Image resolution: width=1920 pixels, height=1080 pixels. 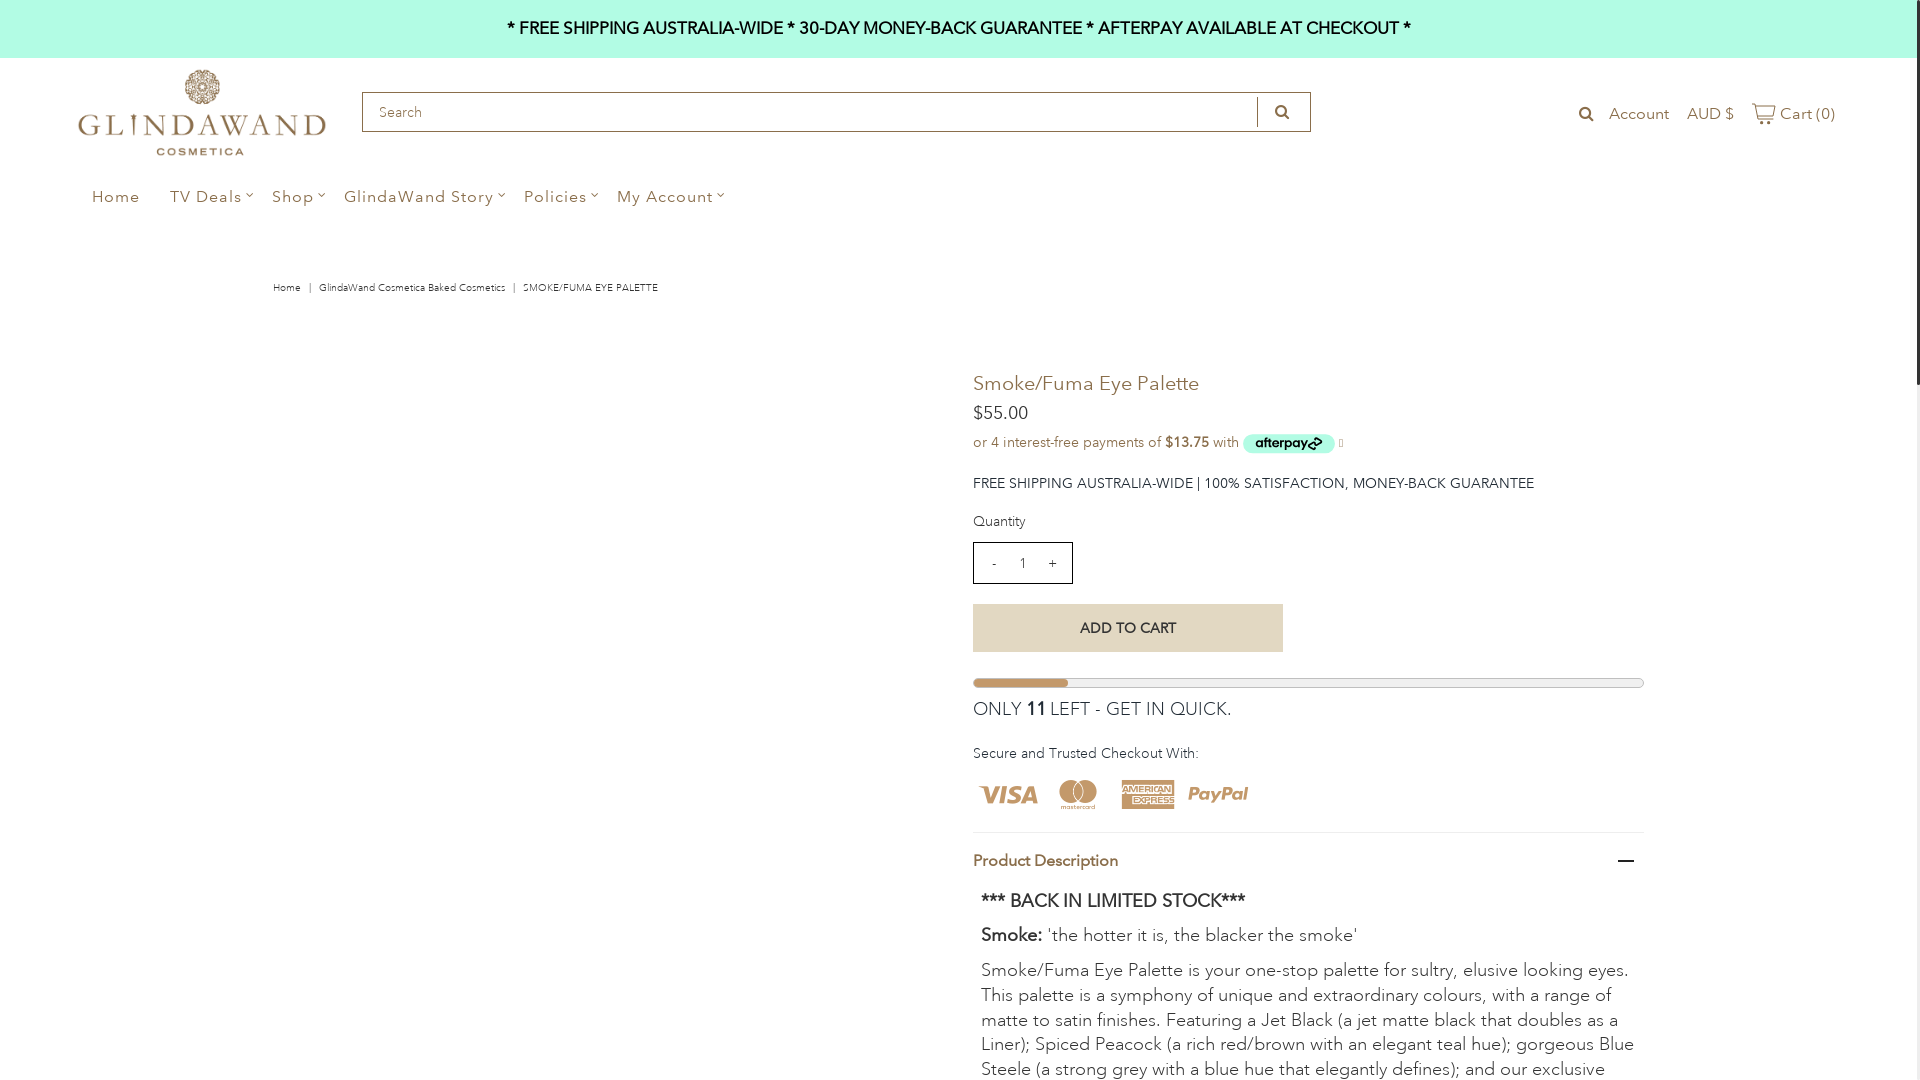 I want to click on 'Policies', so click(x=555, y=196).